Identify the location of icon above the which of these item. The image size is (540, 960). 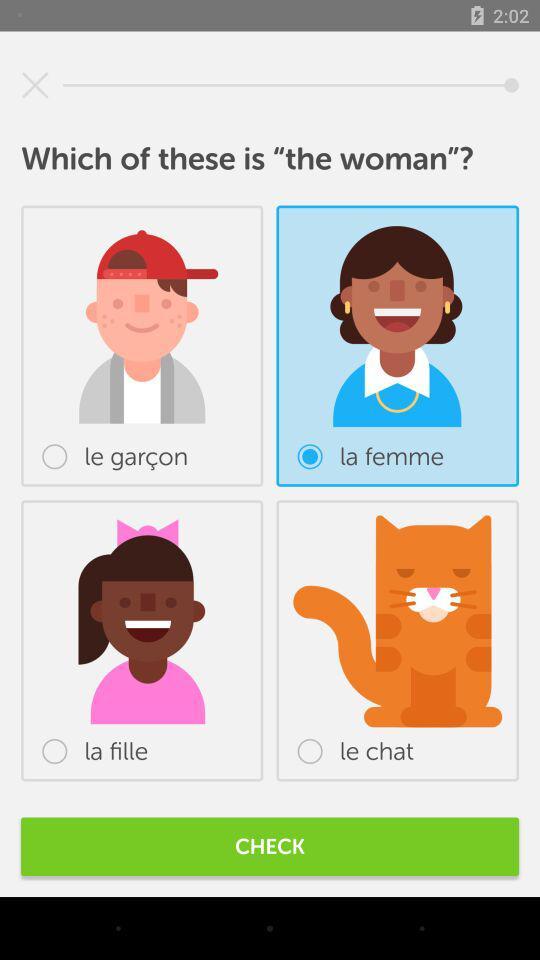
(35, 85).